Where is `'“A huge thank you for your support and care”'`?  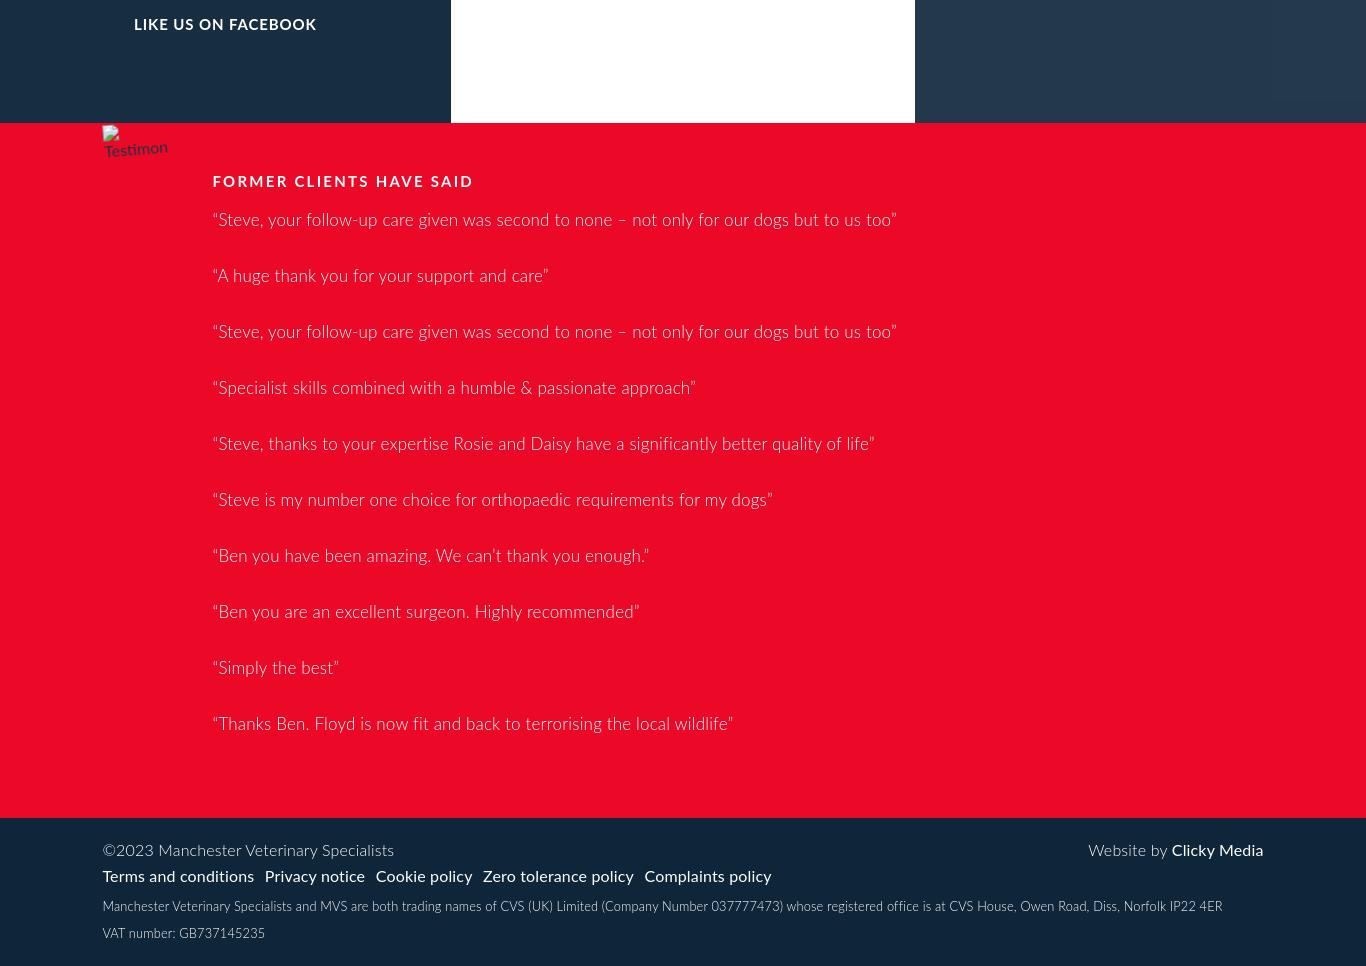
'“A huge thank you for your support and care”' is located at coordinates (379, 275).